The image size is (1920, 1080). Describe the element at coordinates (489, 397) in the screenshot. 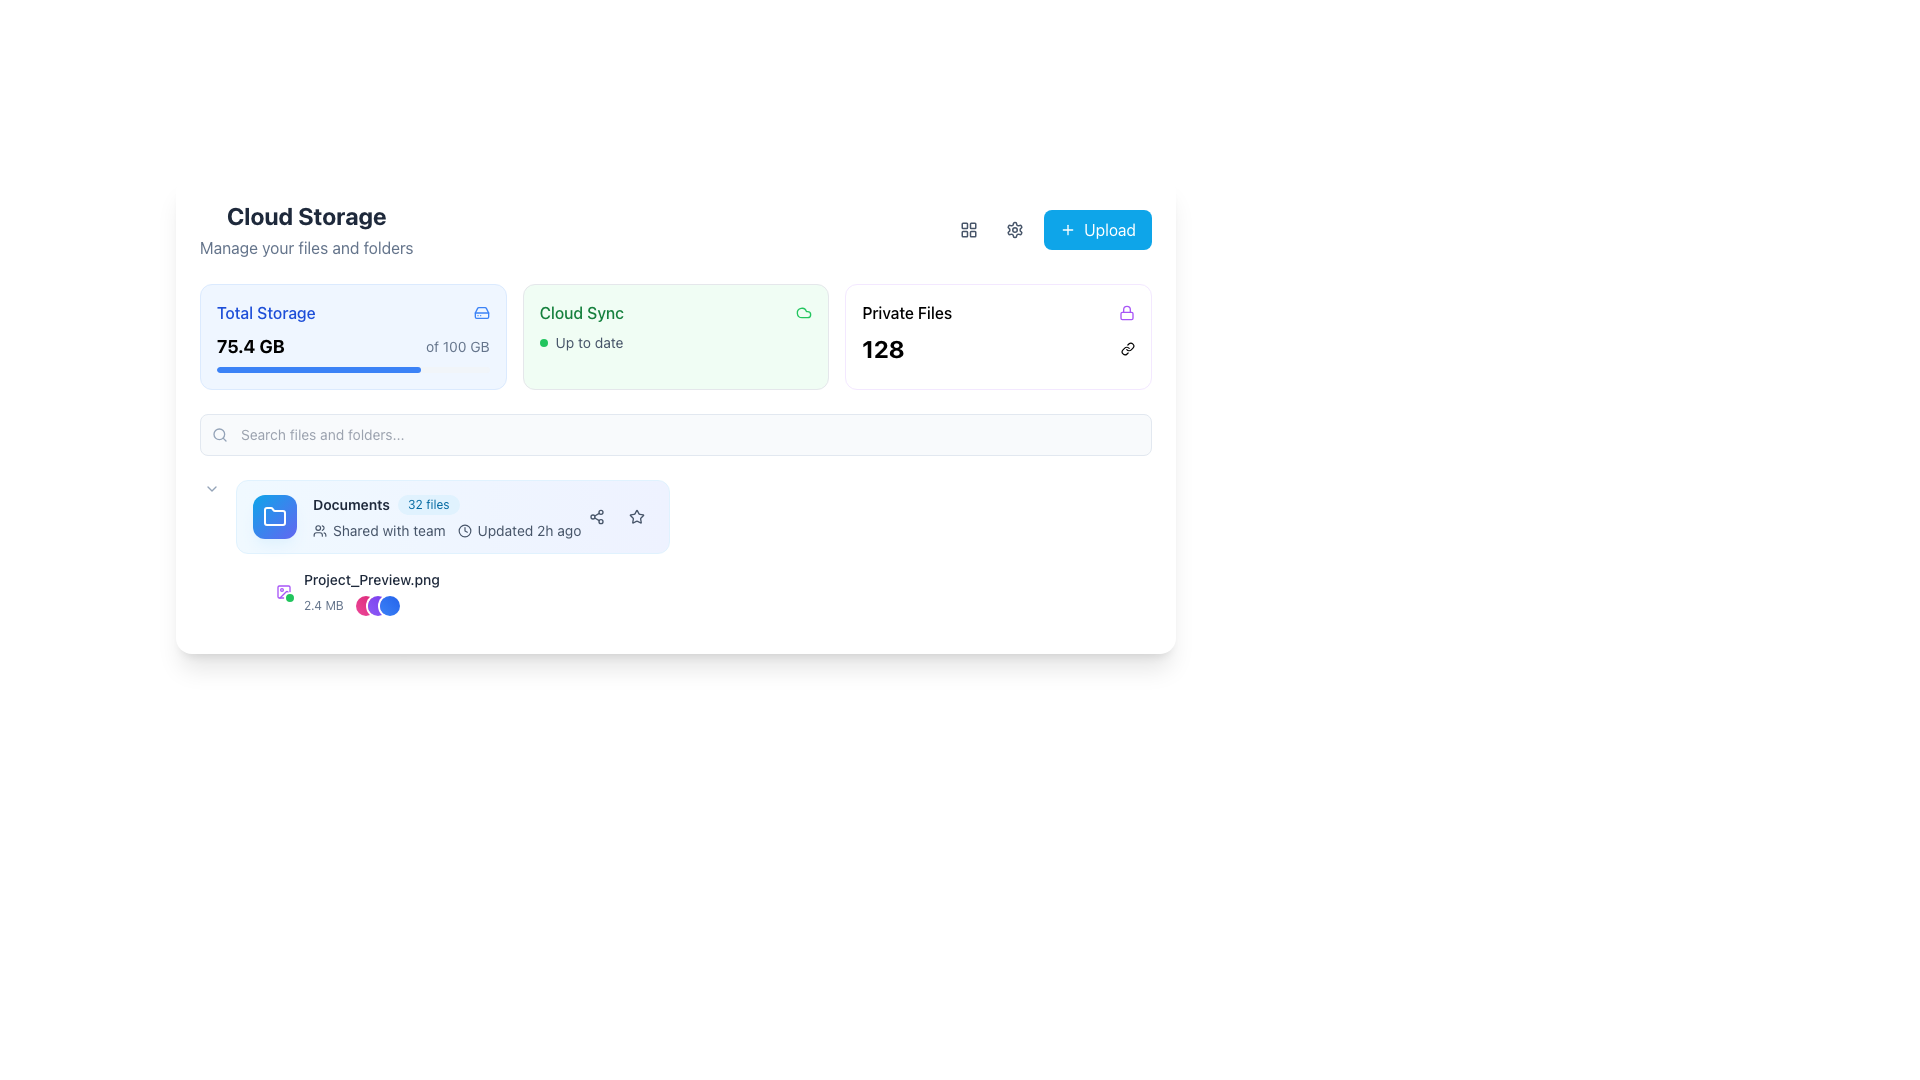

I see `the progress bar located below the 'Cloud Sync' and '75.4 GB of 100 GB' indicators, which spans the width of these elements and is centered within the panel` at that location.